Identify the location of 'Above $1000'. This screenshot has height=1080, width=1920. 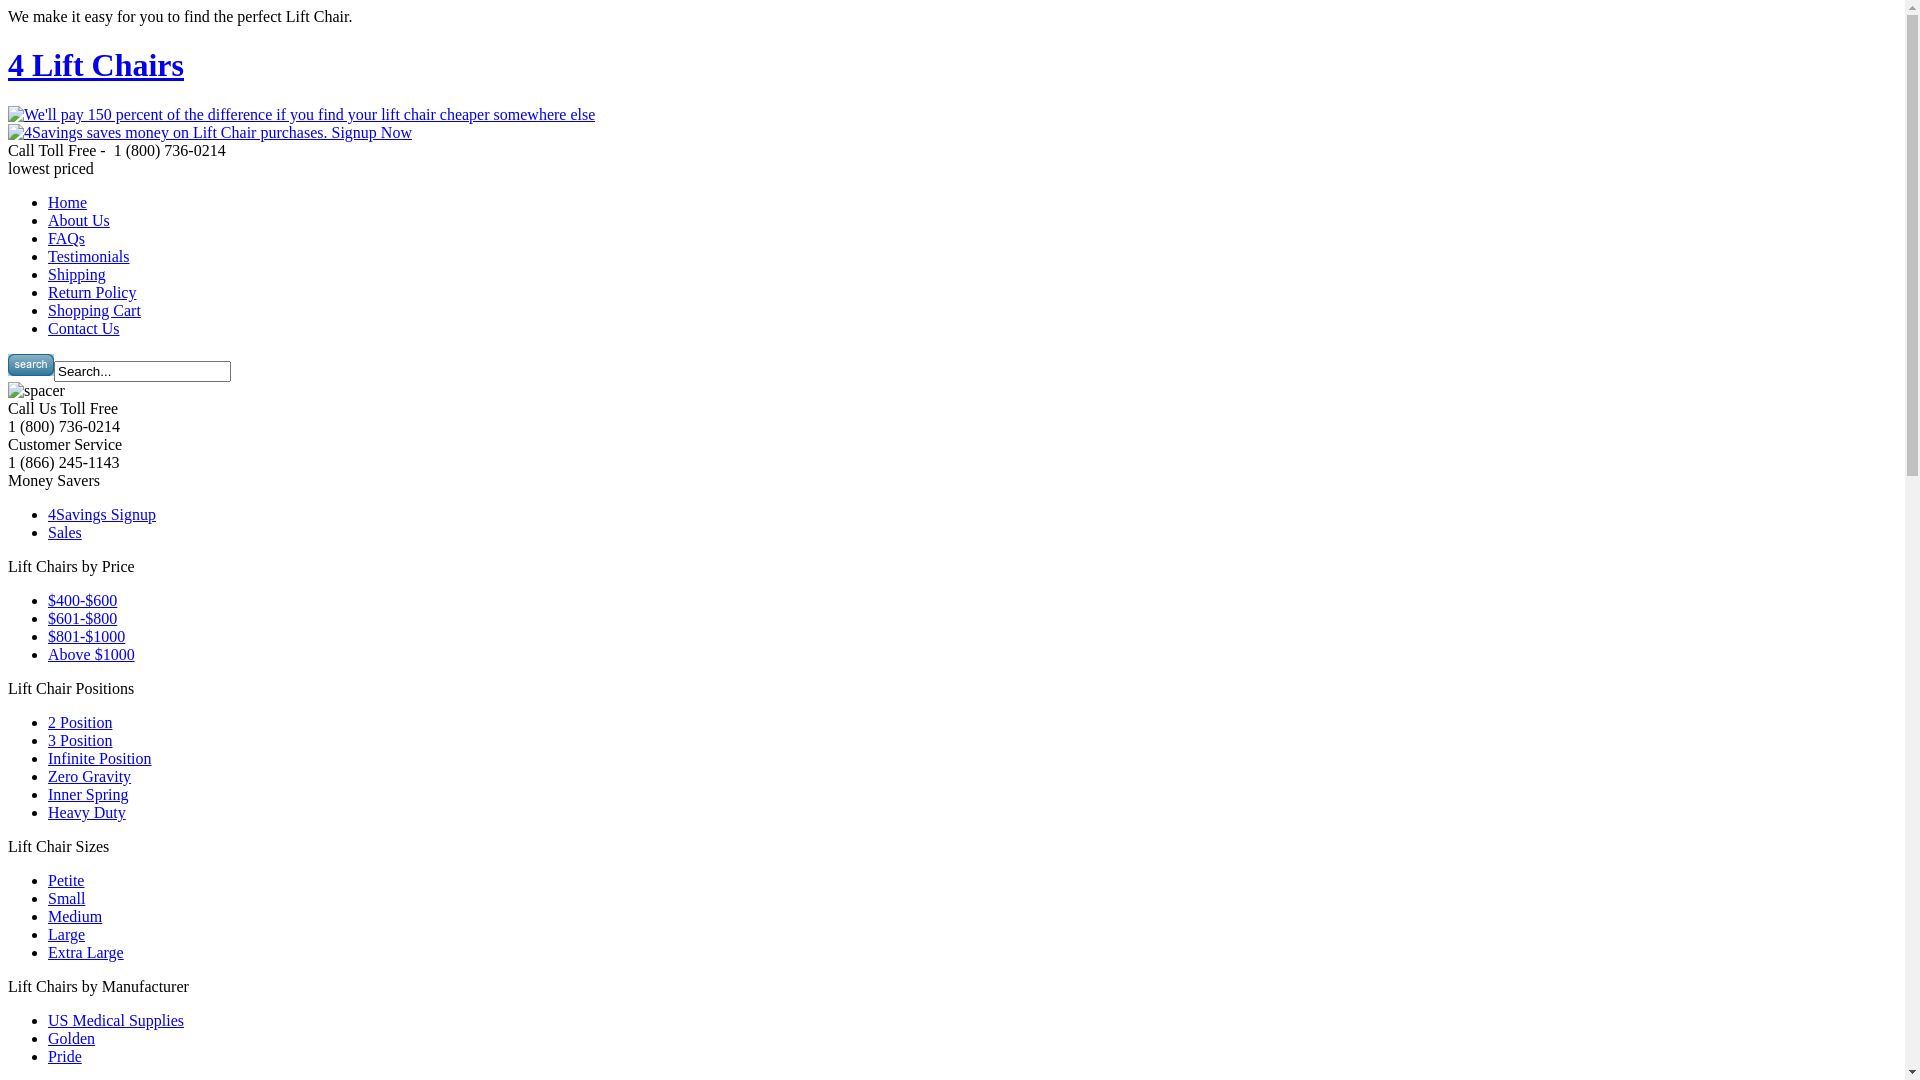
(90, 654).